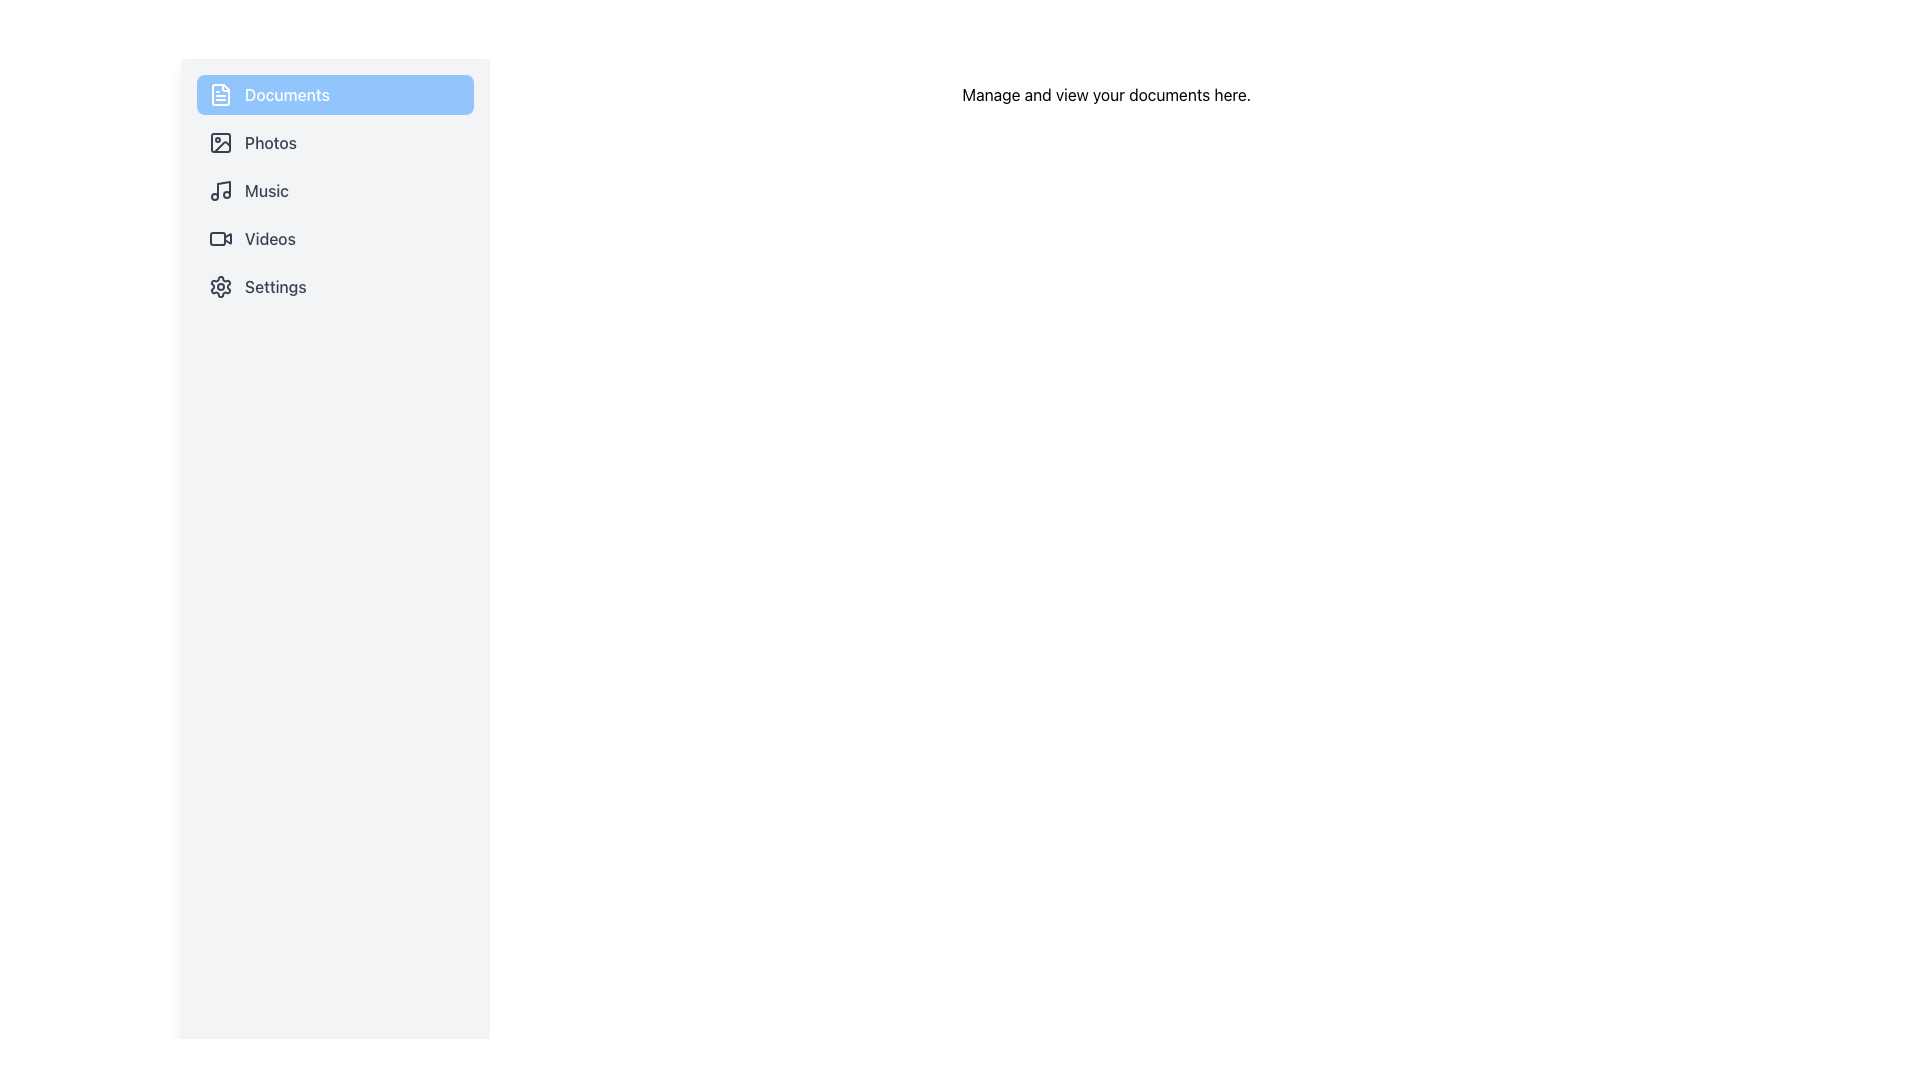  Describe the element at coordinates (220, 95) in the screenshot. I see `'Documents' icon located on the top-left corner of the sidebar menu, which is visually represented and precedes the text label 'Documents'` at that location.